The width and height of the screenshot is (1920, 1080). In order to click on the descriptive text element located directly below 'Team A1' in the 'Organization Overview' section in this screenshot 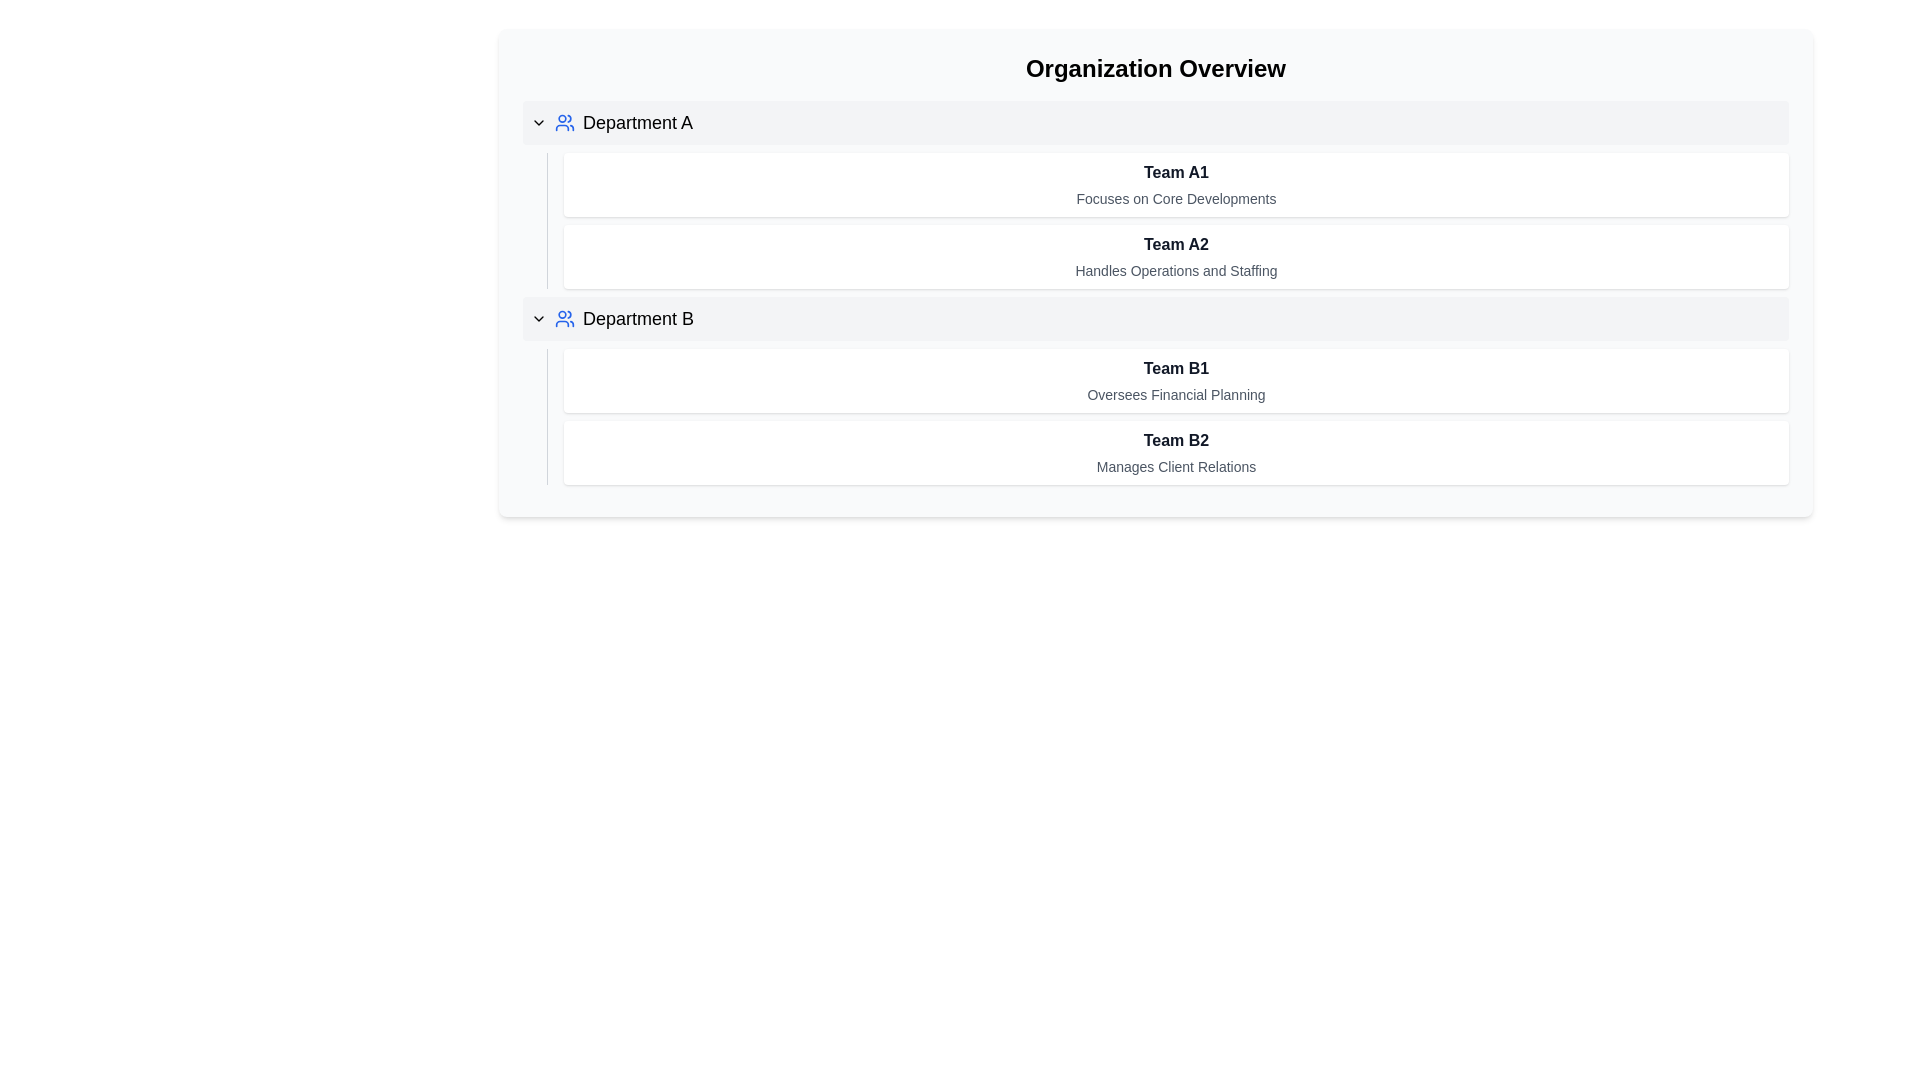, I will do `click(1176, 199)`.